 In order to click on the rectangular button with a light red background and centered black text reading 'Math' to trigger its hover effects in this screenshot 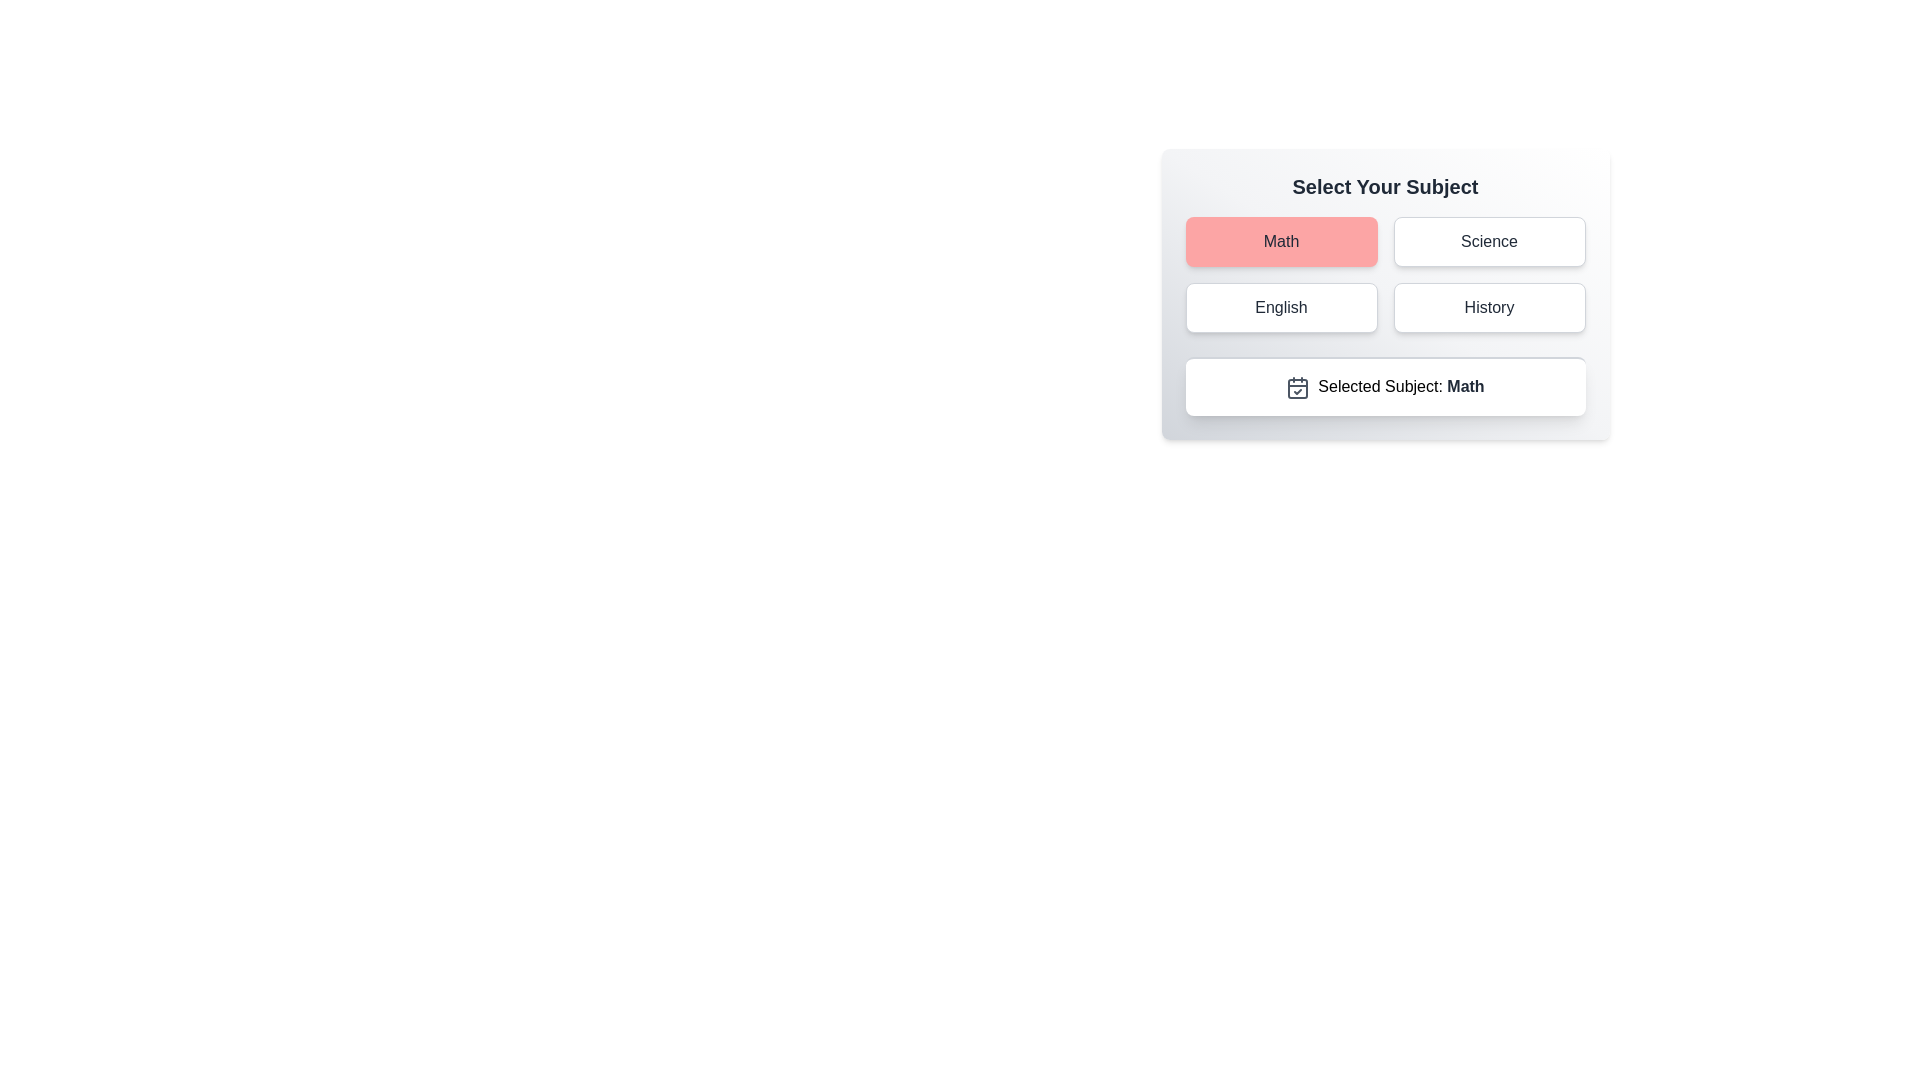, I will do `click(1281, 241)`.